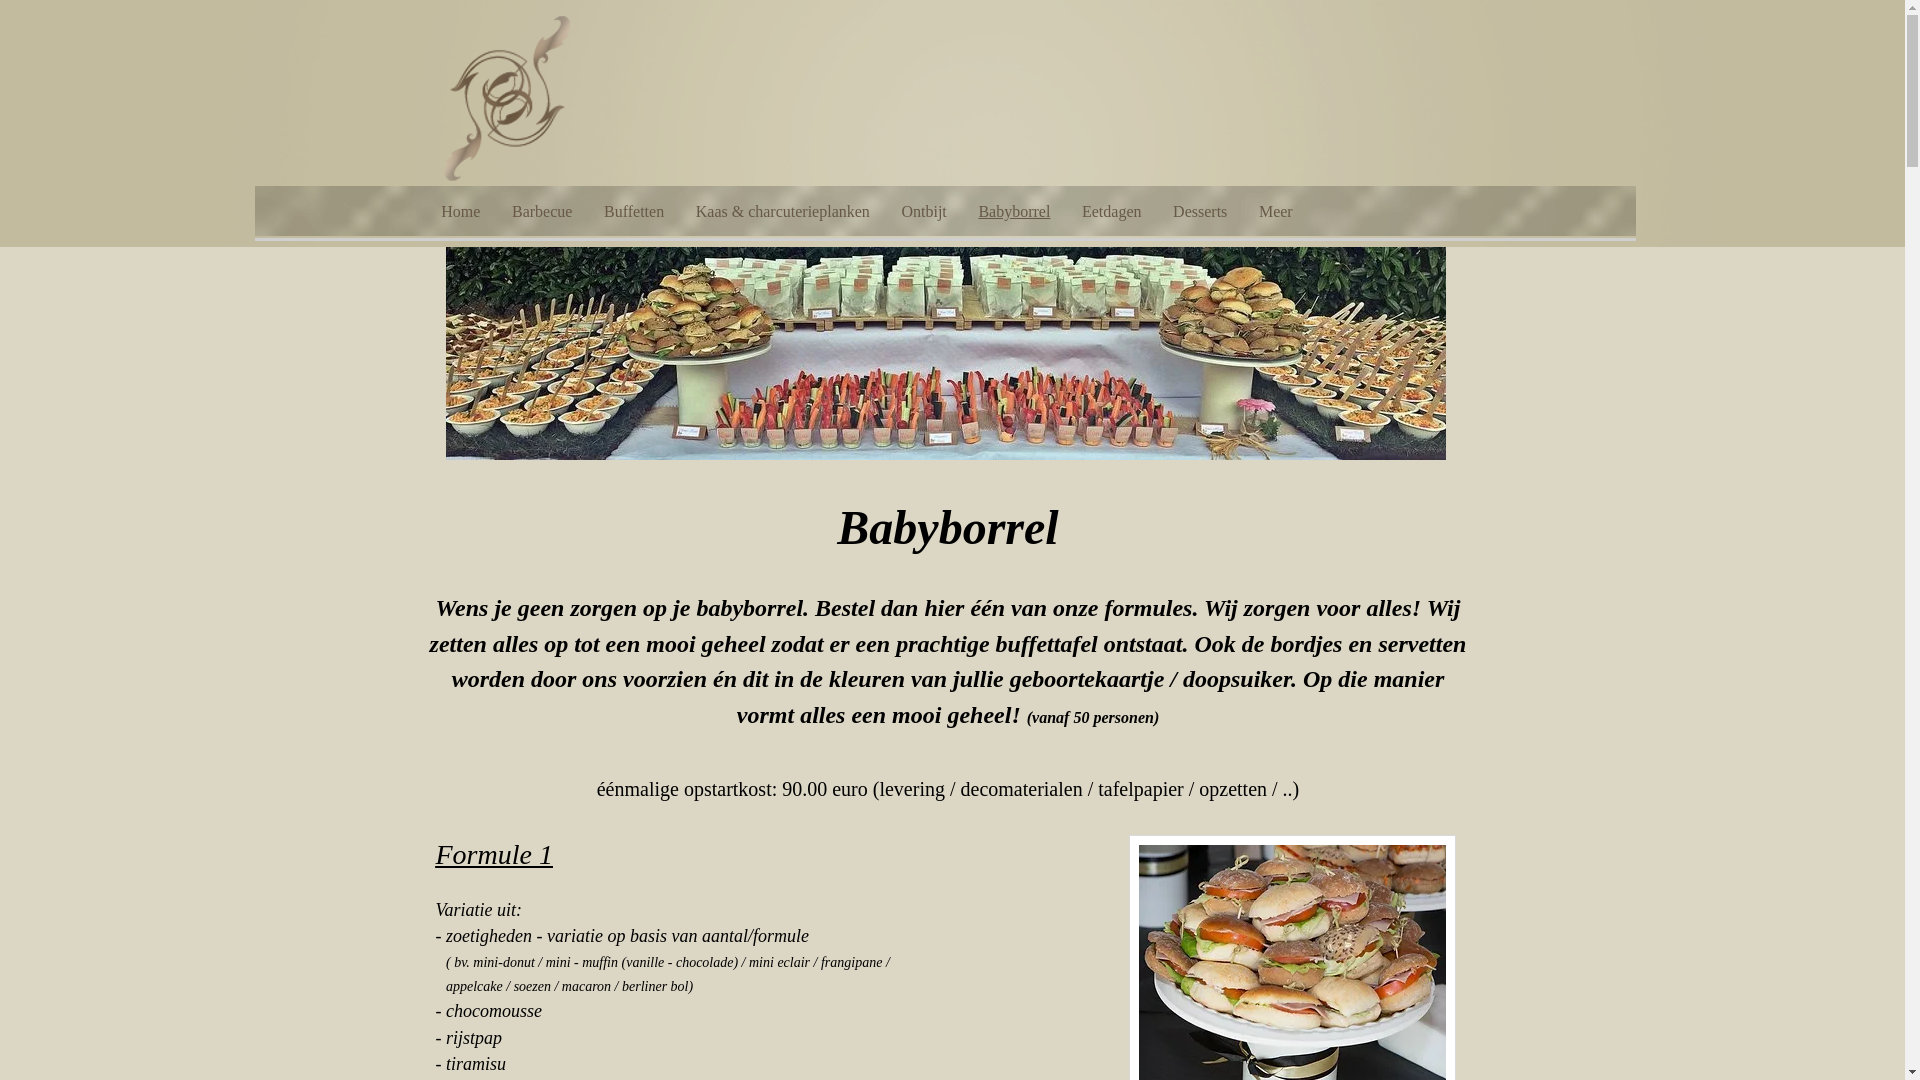 The height and width of the screenshot is (1080, 1920). I want to click on 'Eetdagen', so click(1110, 212).